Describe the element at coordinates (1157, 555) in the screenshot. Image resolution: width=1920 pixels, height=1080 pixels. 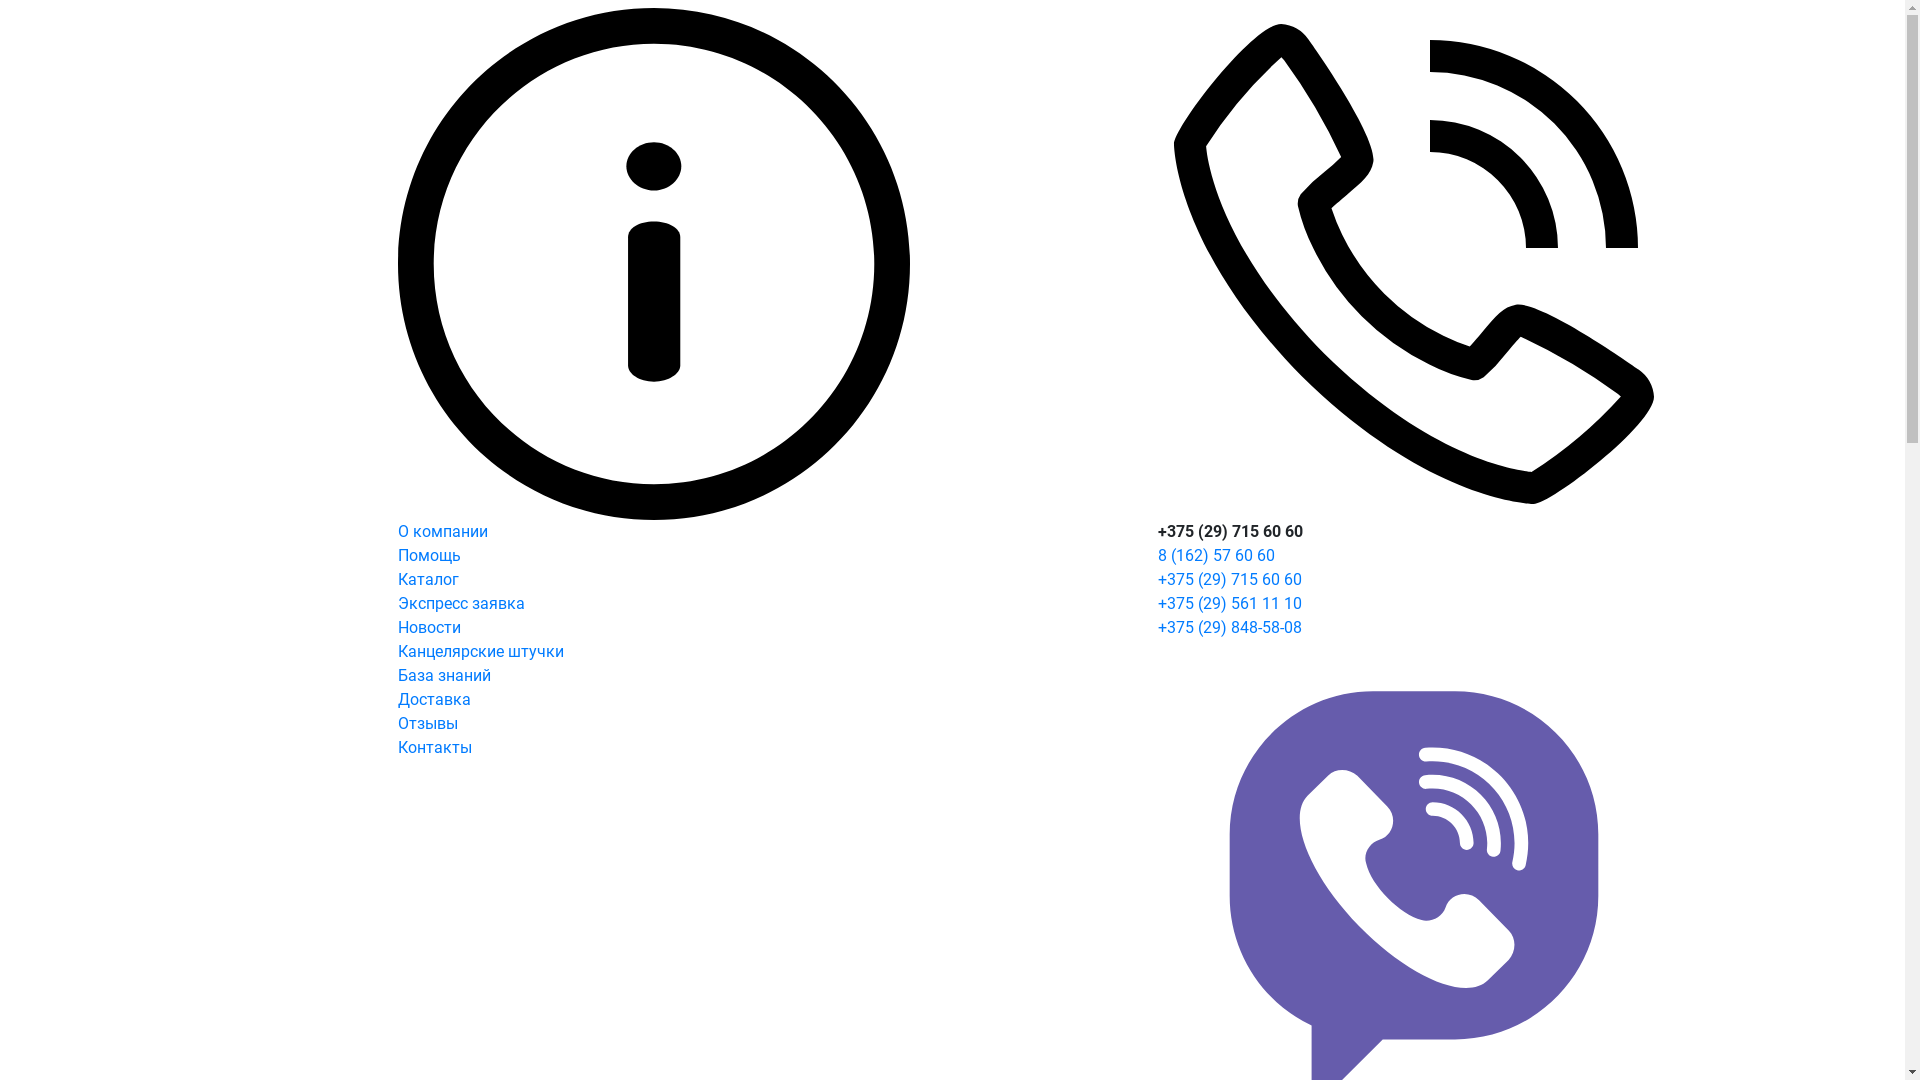
I see `'8 (162) 57 60 60'` at that location.